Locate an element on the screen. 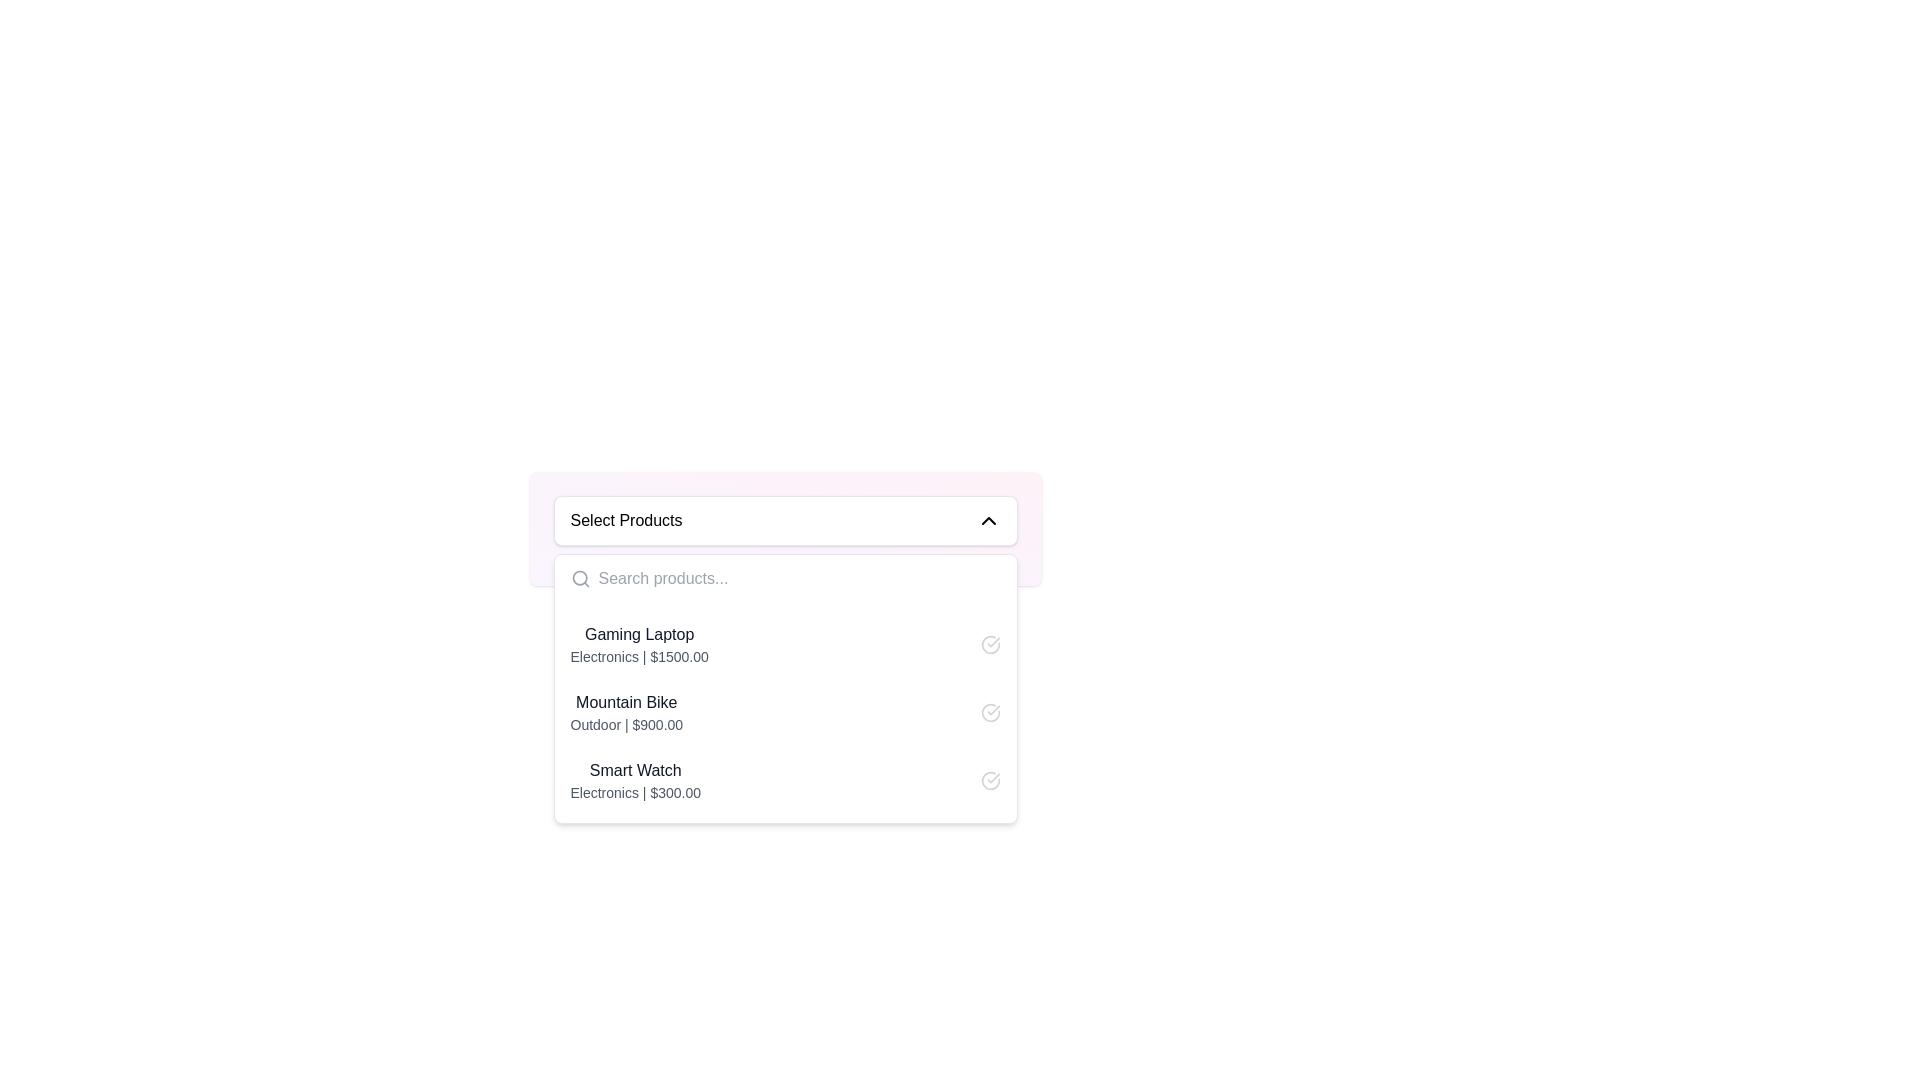  the text label displaying 'Outdoor | $900.00' which is styled in a subtle gray color and positioned below the 'Mountain Bike' text is located at coordinates (625, 725).